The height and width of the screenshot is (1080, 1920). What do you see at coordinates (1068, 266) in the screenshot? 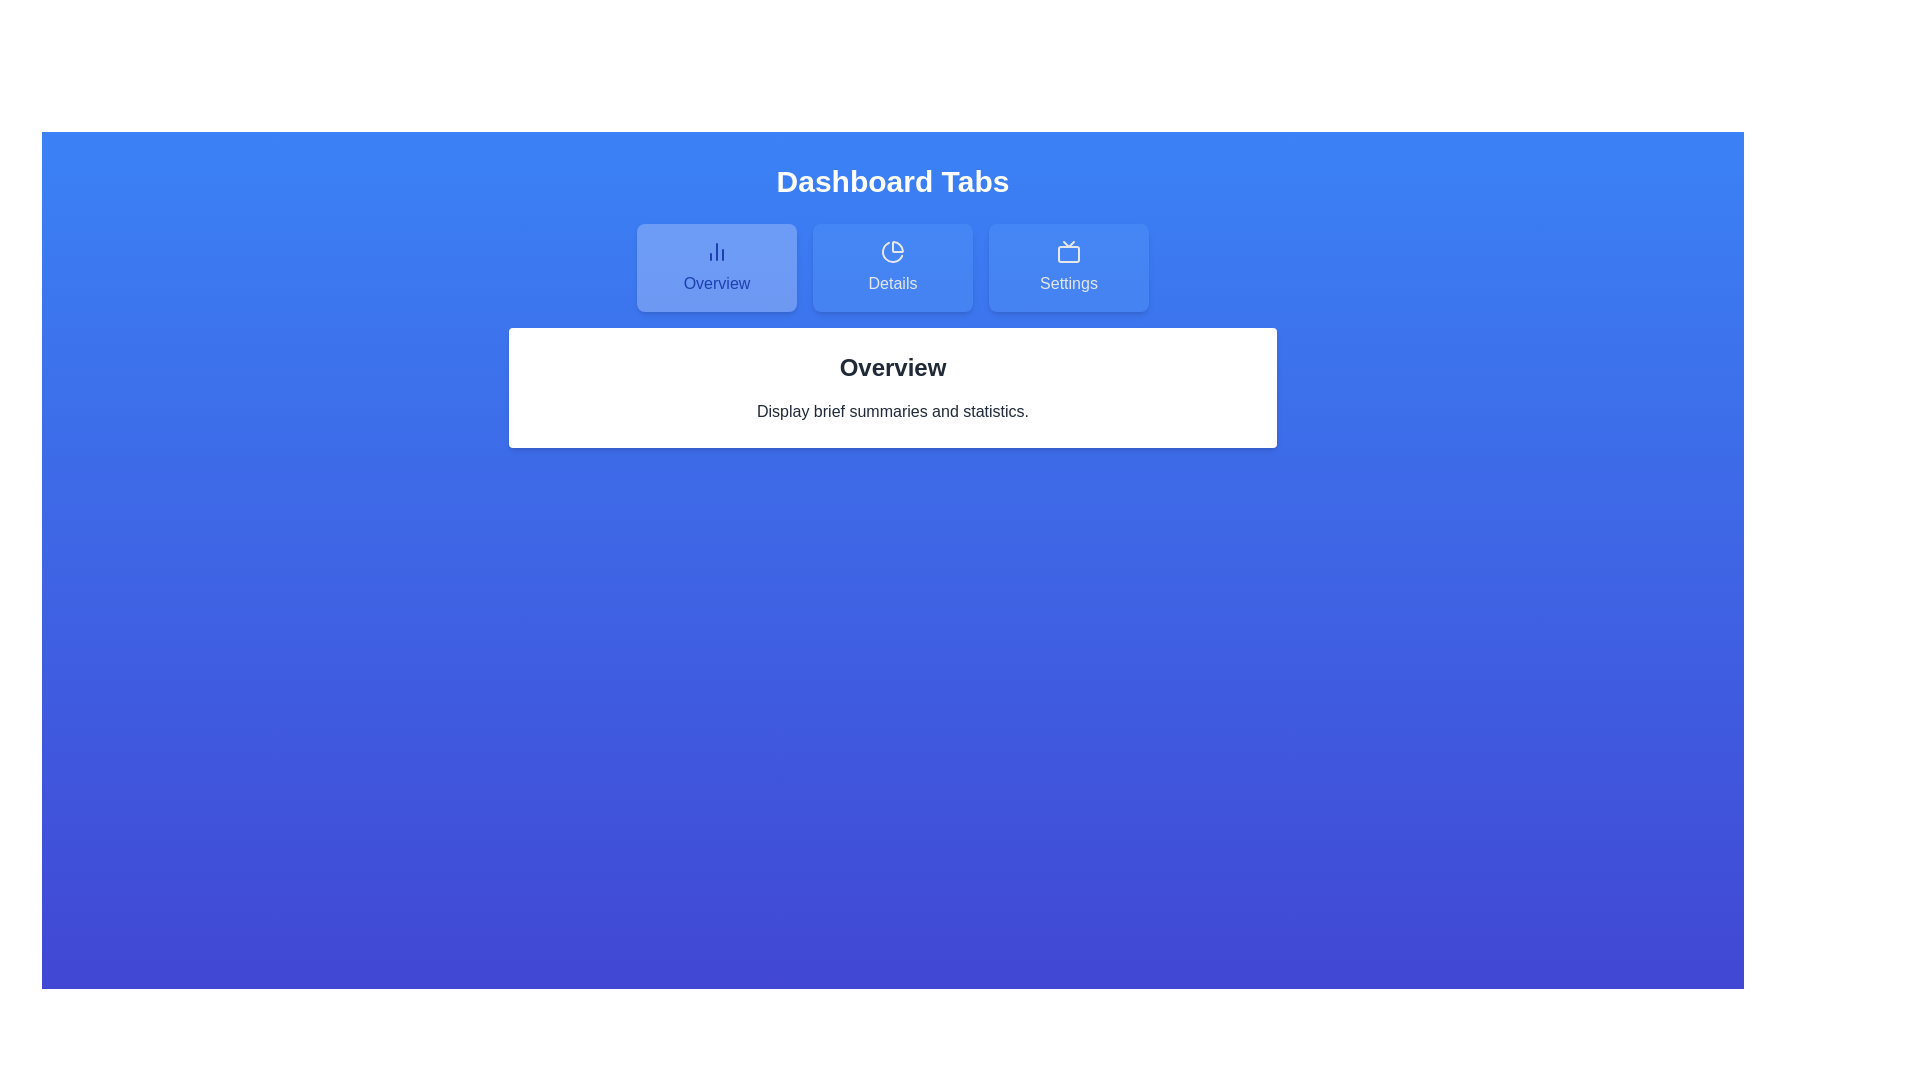
I see `the Settings tab by clicking on its button` at bounding box center [1068, 266].